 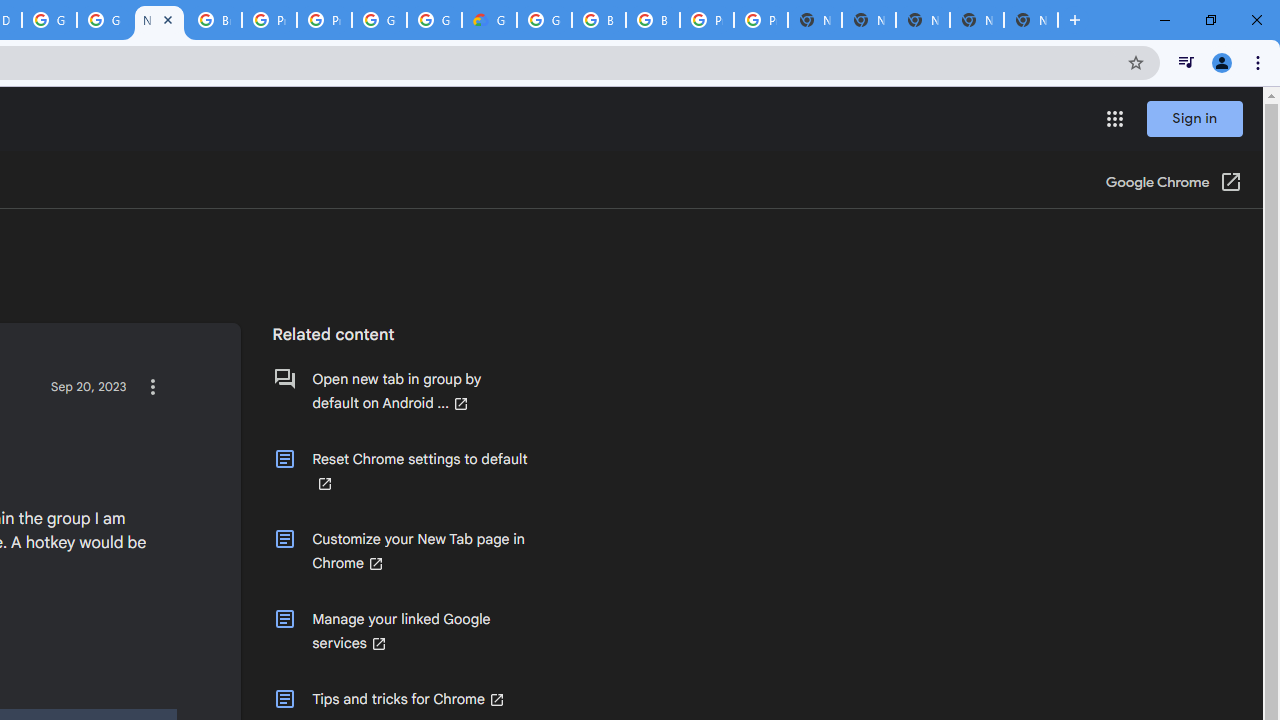 What do you see at coordinates (151, 387) in the screenshot?
I see `'Action items for the question'` at bounding box center [151, 387].